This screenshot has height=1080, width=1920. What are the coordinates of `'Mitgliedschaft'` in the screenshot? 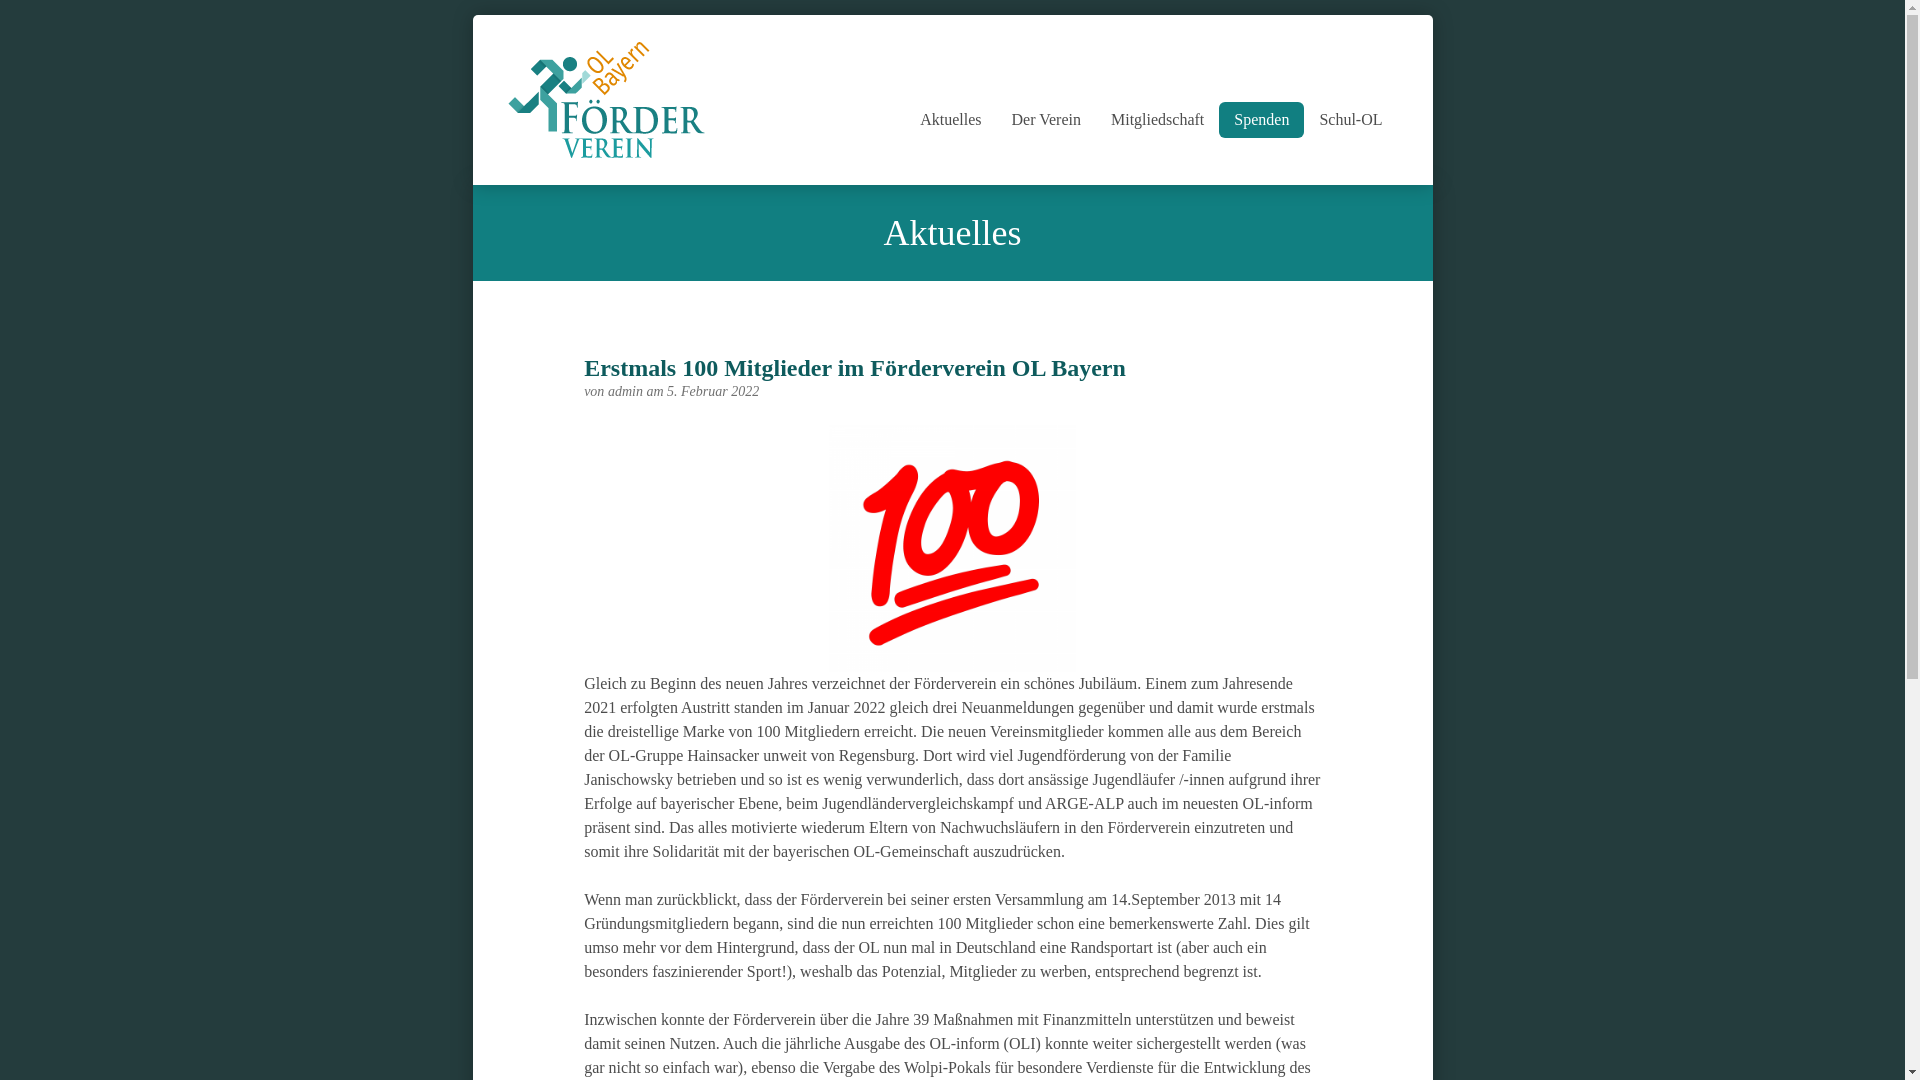 It's located at (1157, 119).